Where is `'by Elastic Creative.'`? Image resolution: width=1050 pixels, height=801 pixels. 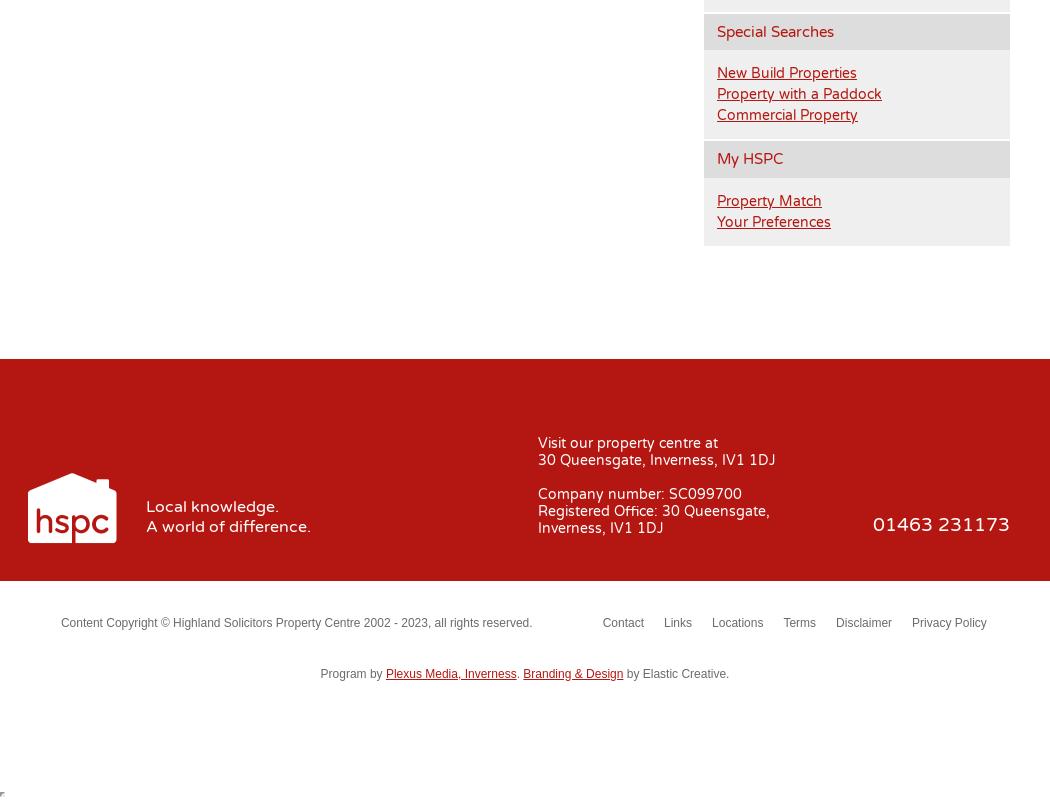 'by Elastic Creative.' is located at coordinates (675, 673).